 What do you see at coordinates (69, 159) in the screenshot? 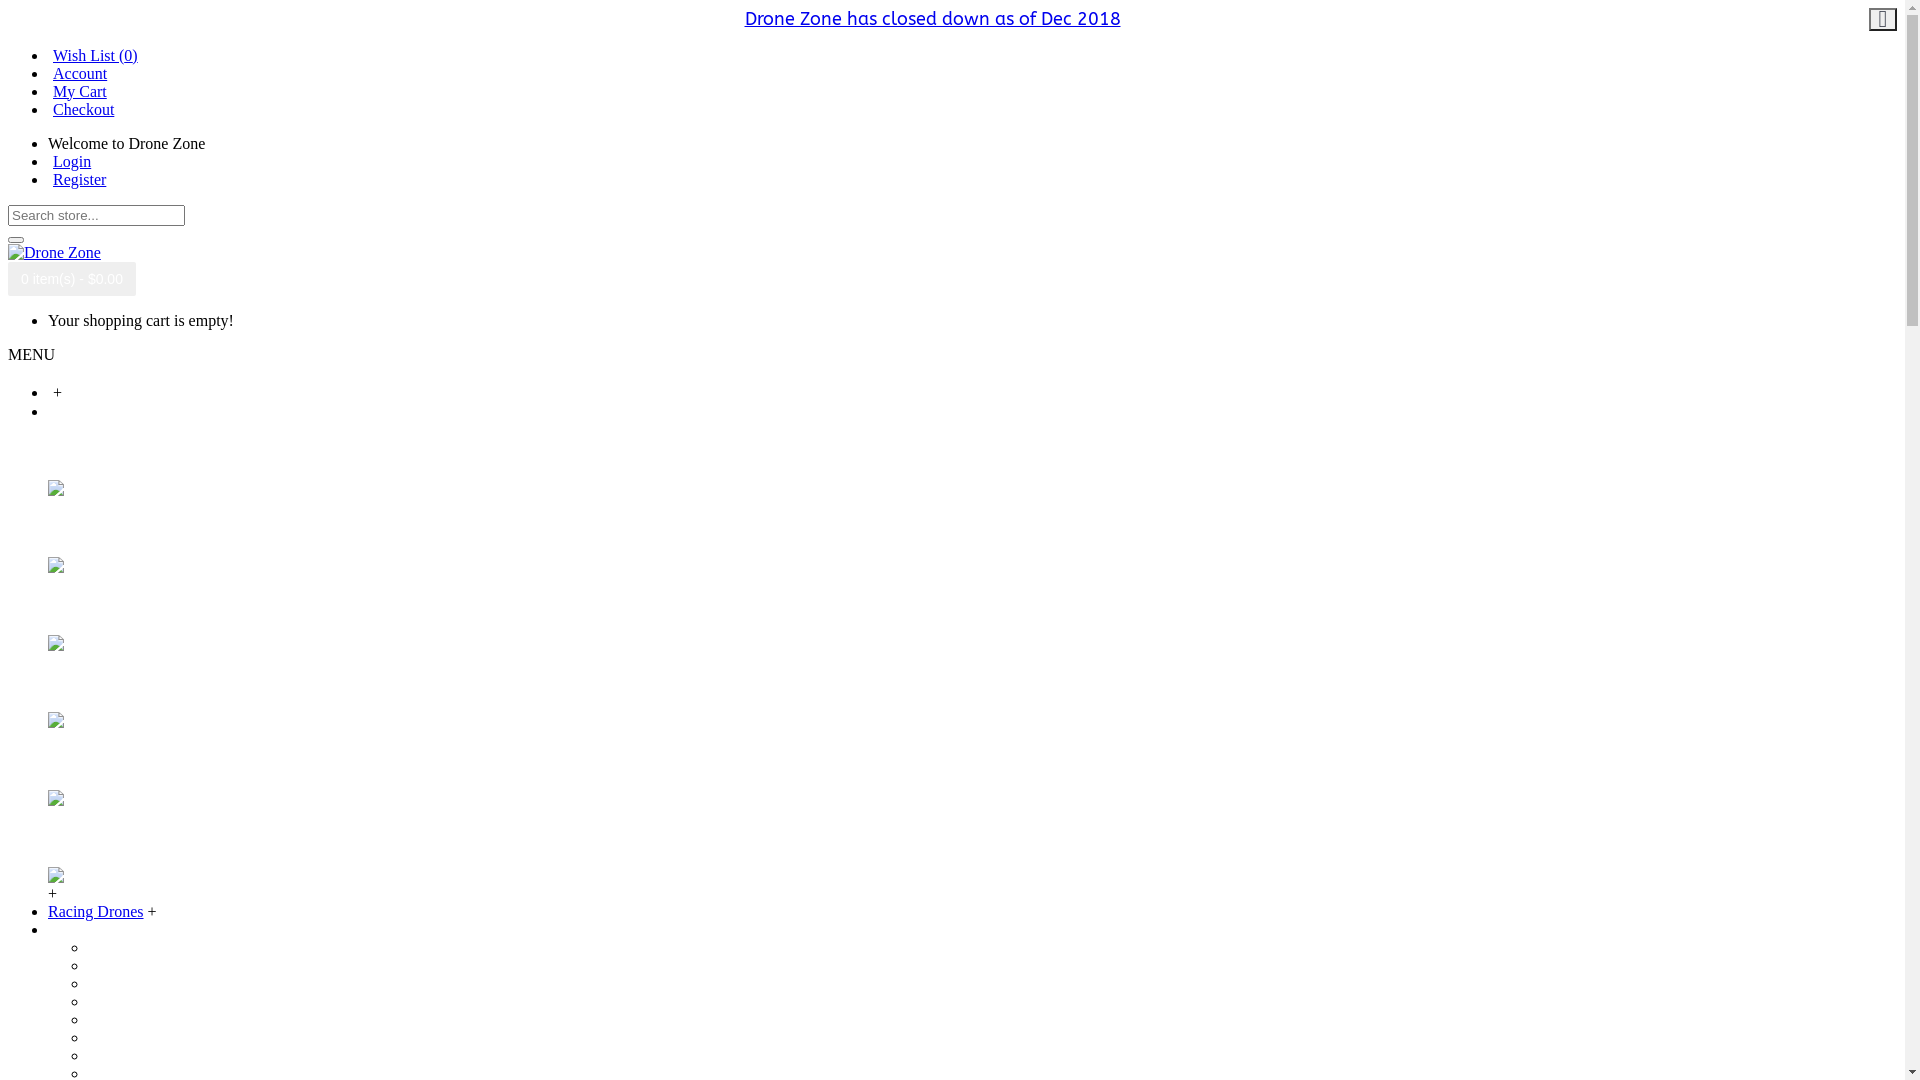
I see `'Login'` at bounding box center [69, 159].